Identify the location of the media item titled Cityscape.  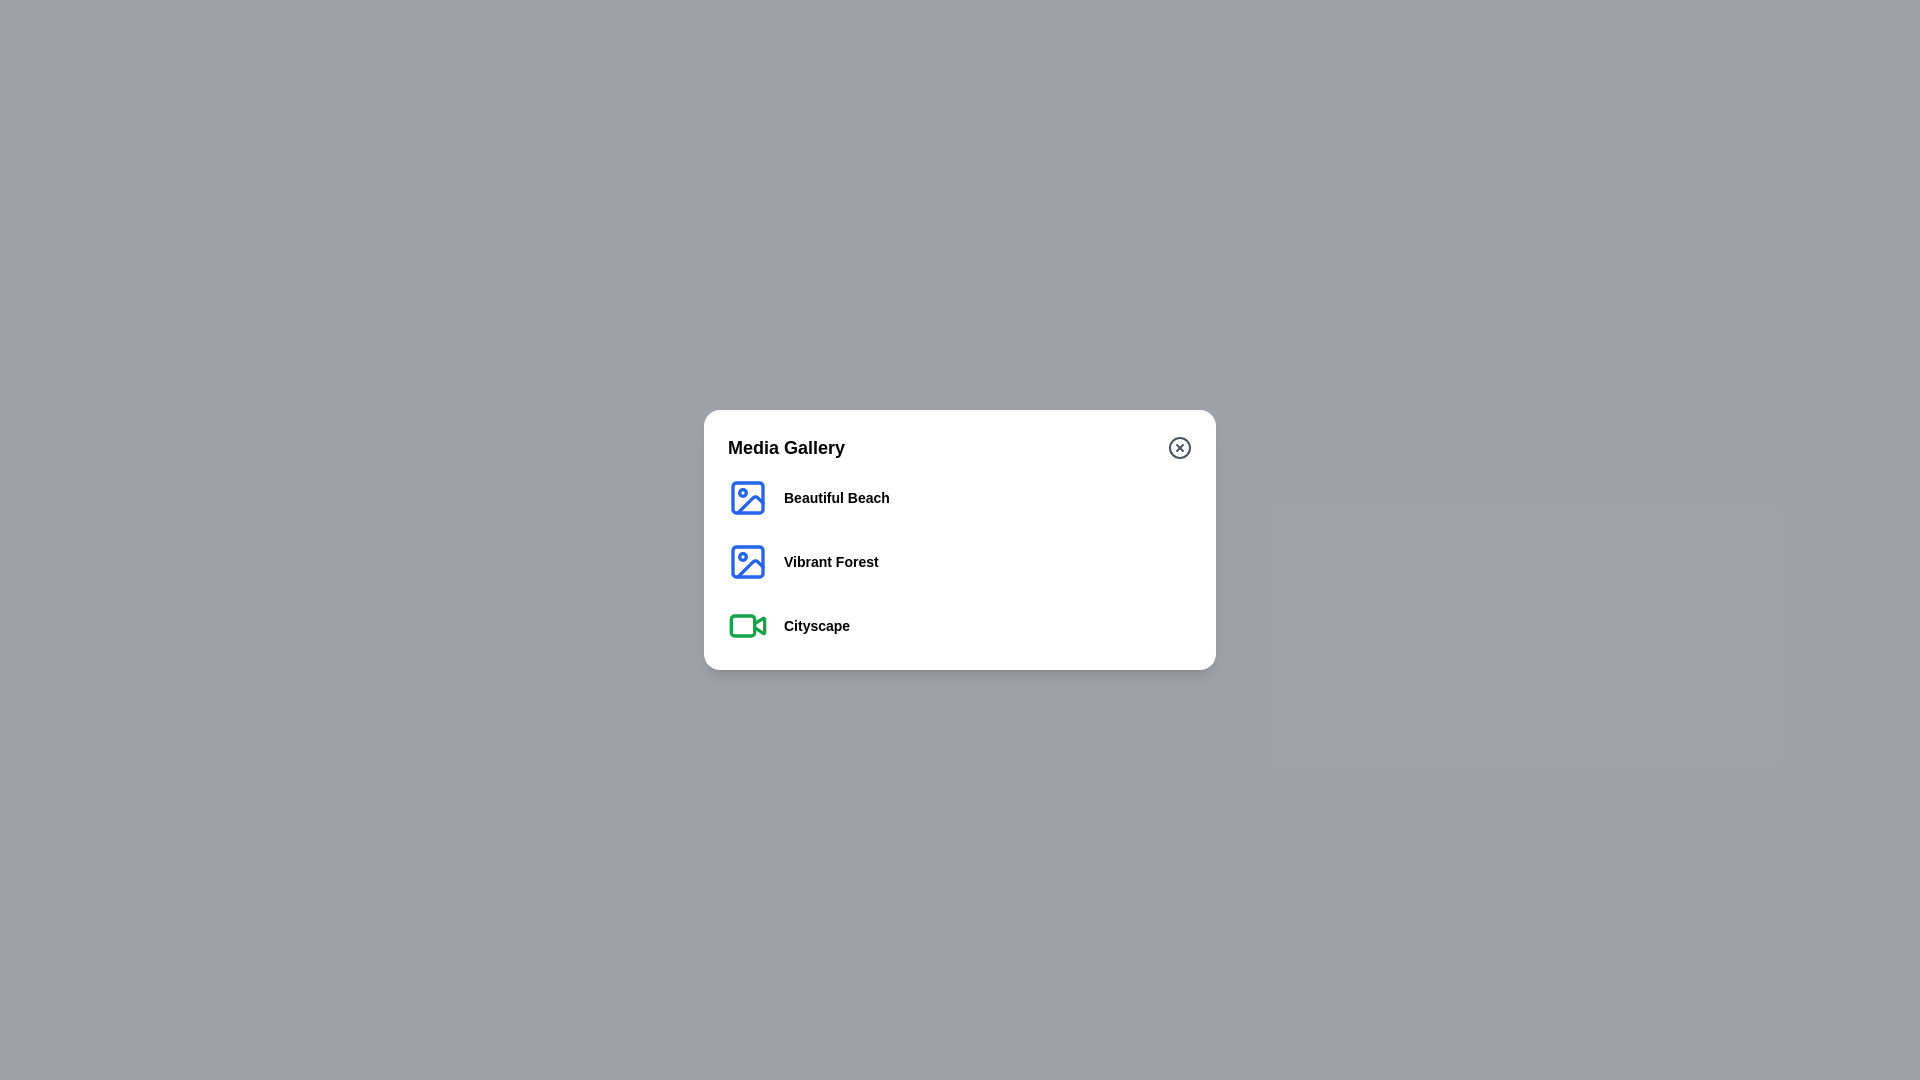
(817, 624).